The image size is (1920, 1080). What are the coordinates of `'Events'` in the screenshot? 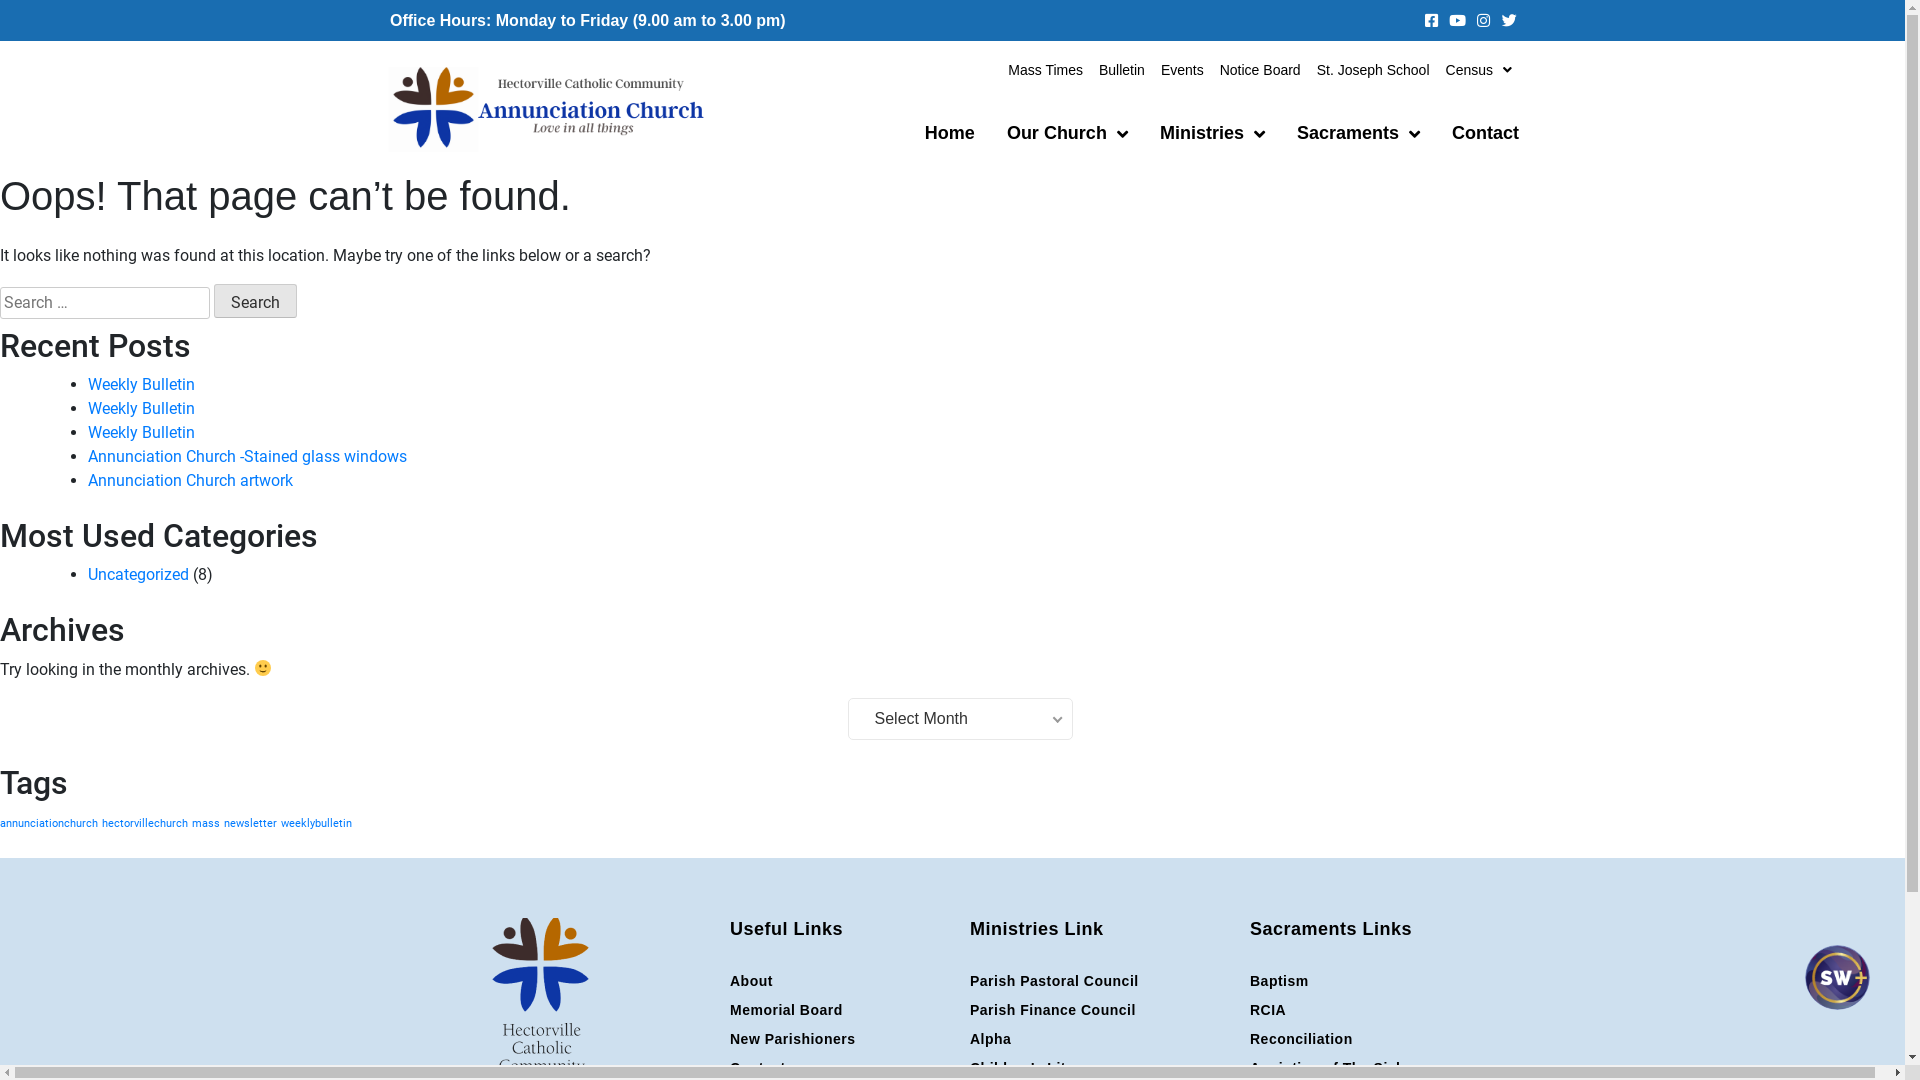 It's located at (1182, 68).